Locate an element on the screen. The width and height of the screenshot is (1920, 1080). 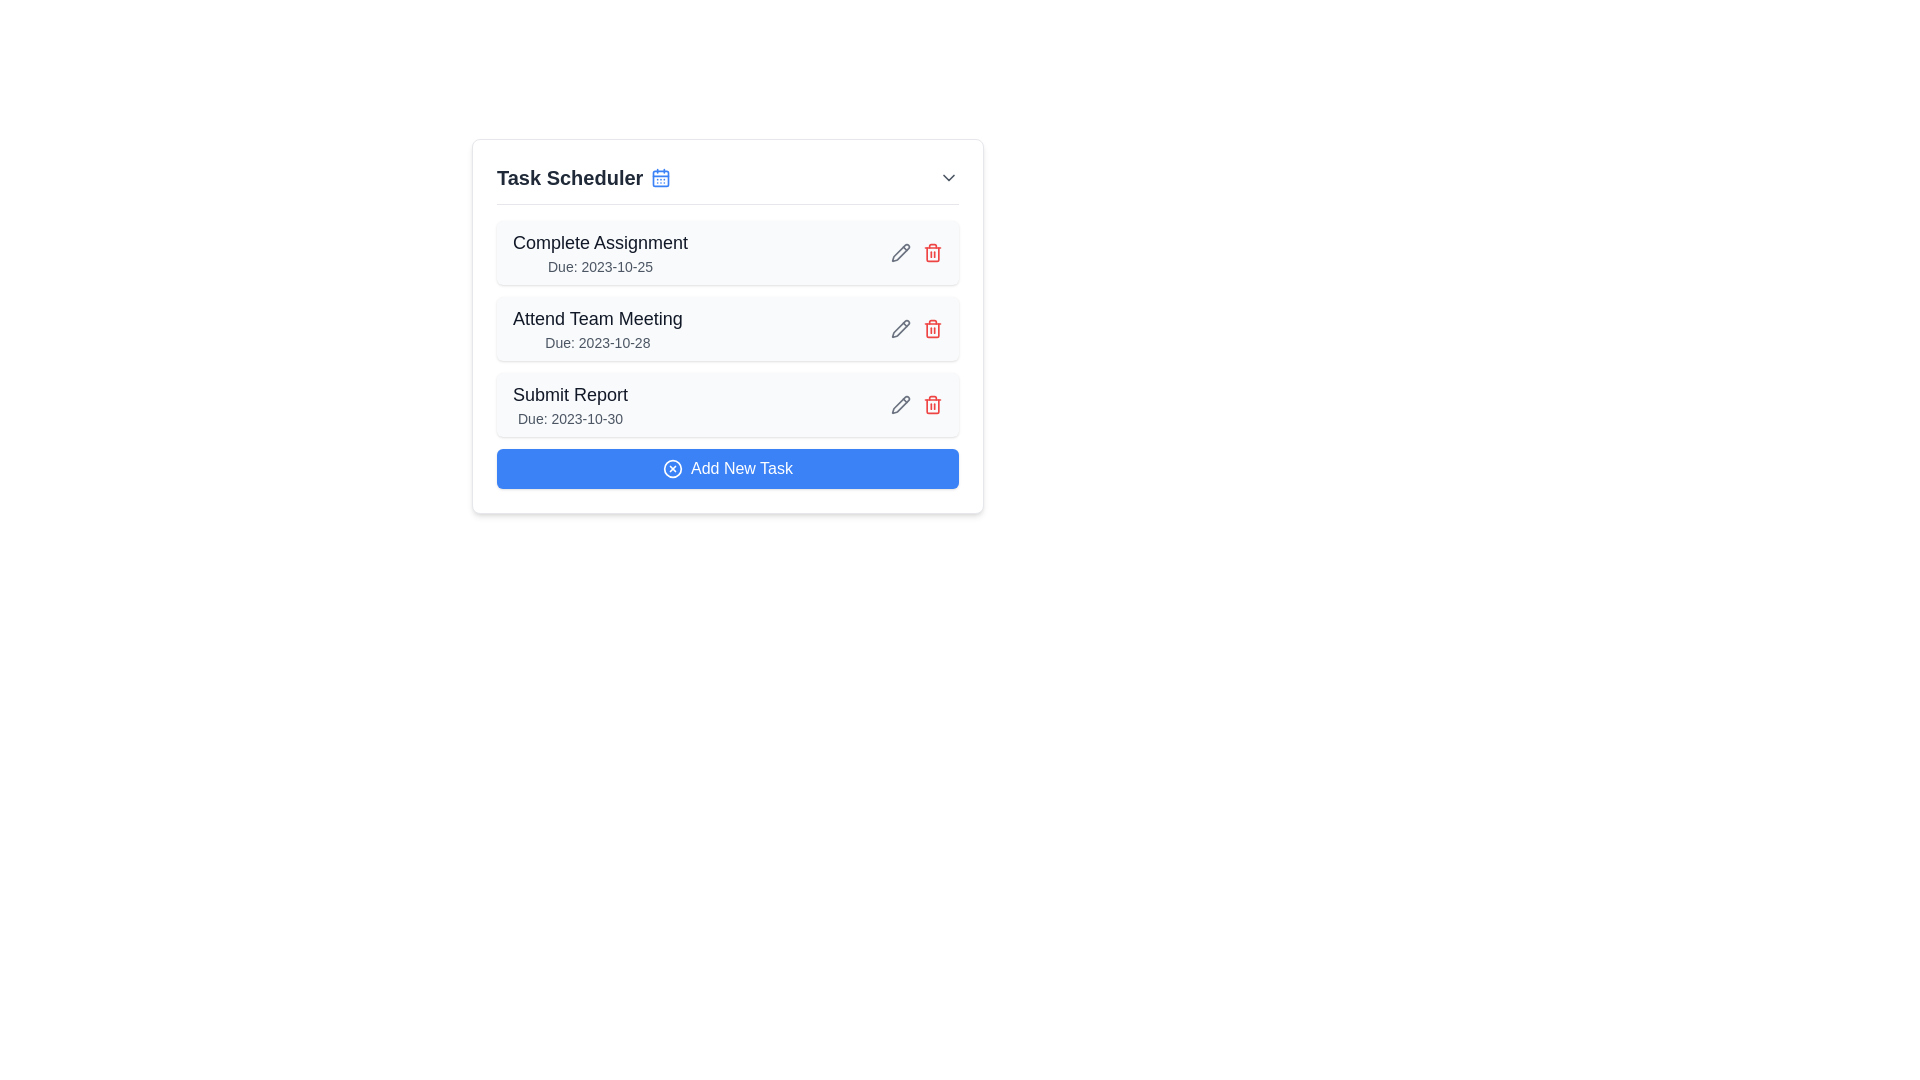
the bolded text label that reads 'Complete Assignment', which is the header of the first task card in the task scheduler interface is located at coordinates (599, 242).